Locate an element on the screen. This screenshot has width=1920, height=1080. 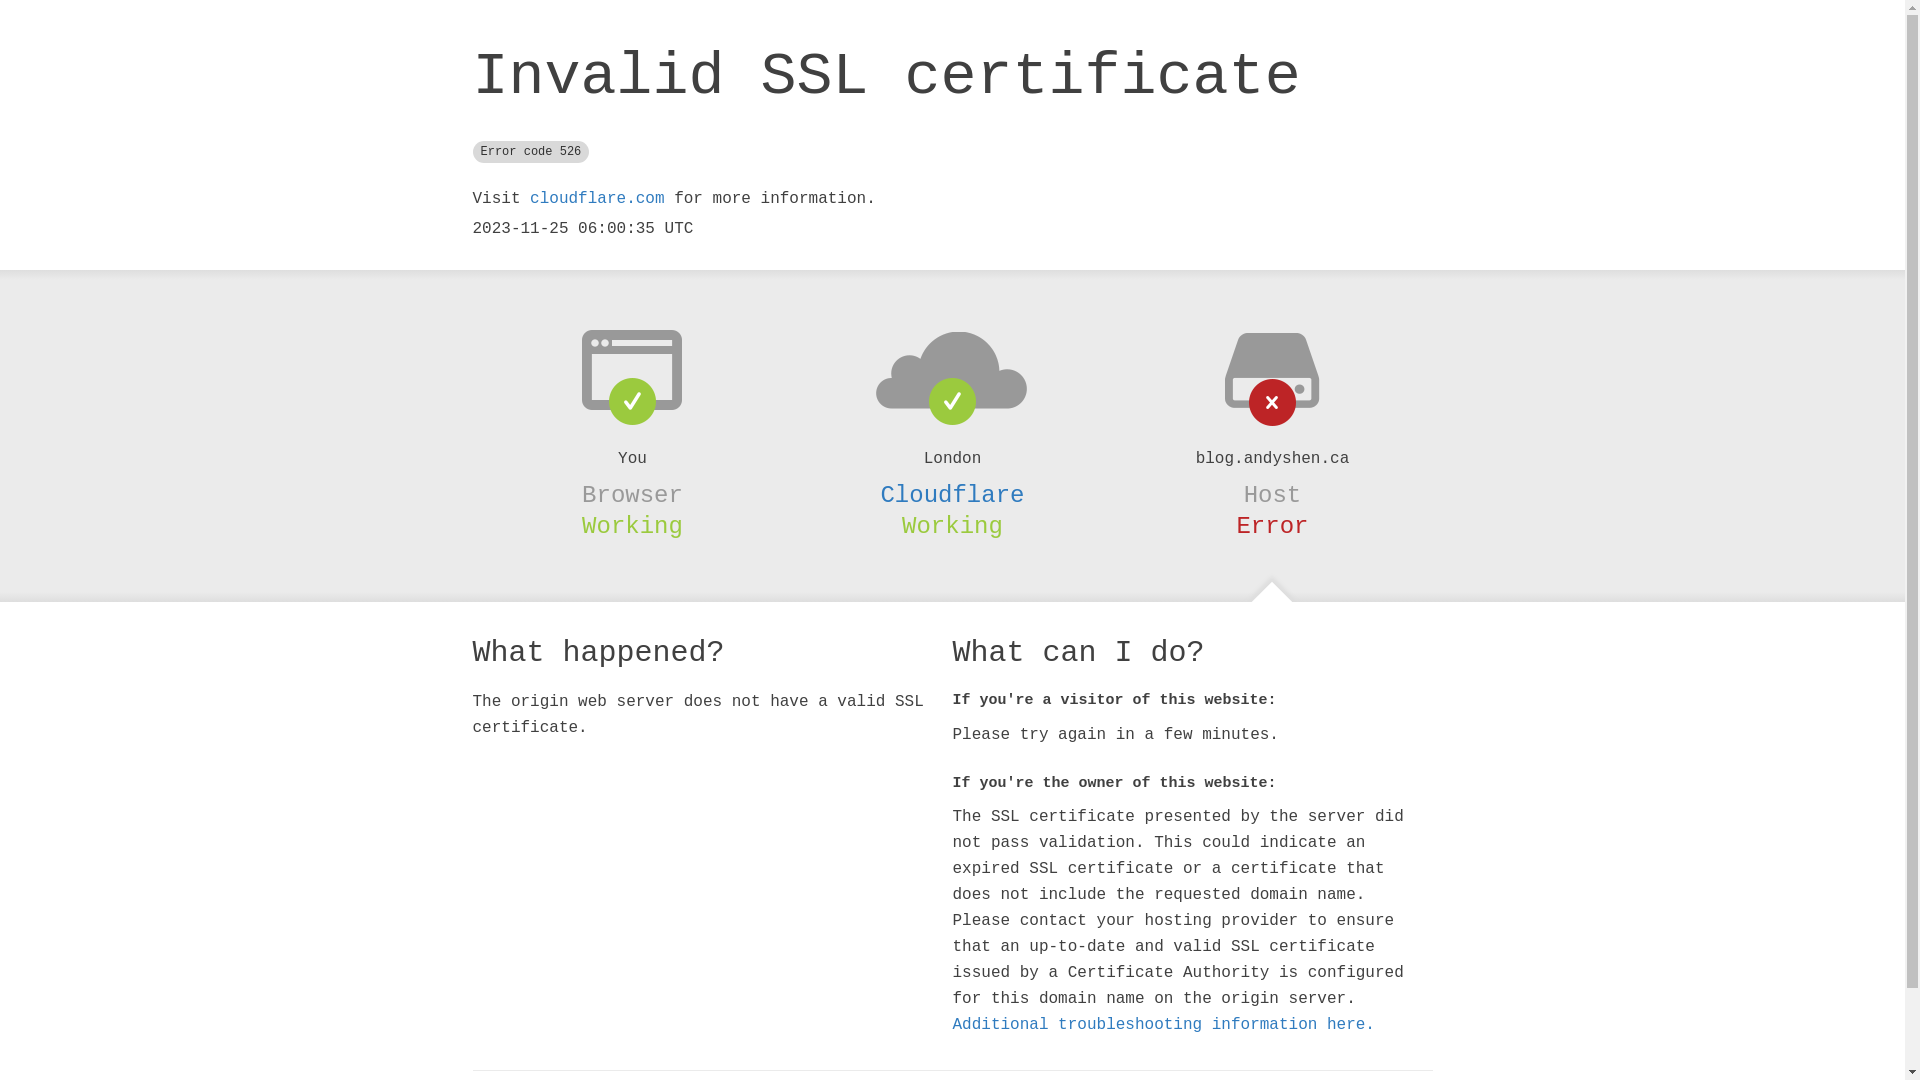
'cloudflare.com' is located at coordinates (595, 199).